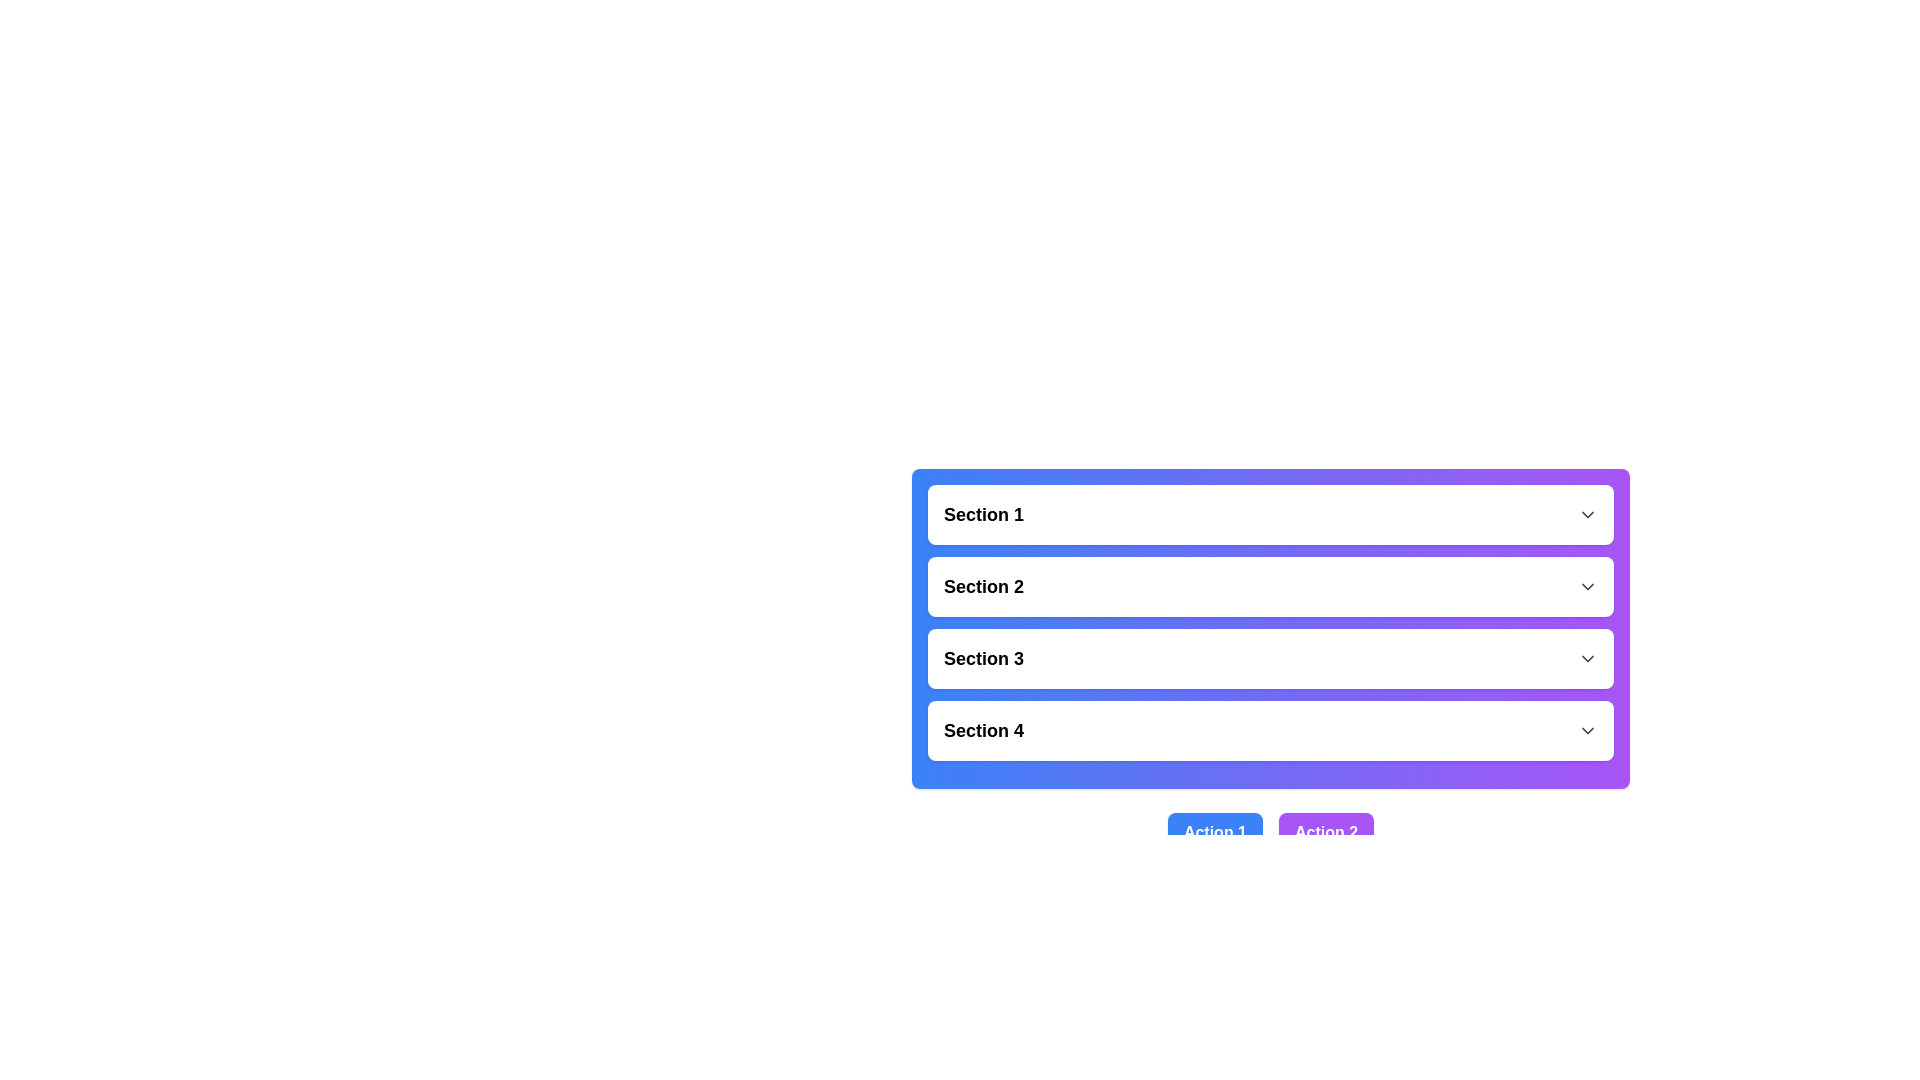 This screenshot has width=1920, height=1080. What do you see at coordinates (983, 659) in the screenshot?
I see `the text label displaying 'Section 3' which is styled in bold and larger font, positioned third in a vertical list of sections, and aligned with an arrow icon to its right` at bounding box center [983, 659].